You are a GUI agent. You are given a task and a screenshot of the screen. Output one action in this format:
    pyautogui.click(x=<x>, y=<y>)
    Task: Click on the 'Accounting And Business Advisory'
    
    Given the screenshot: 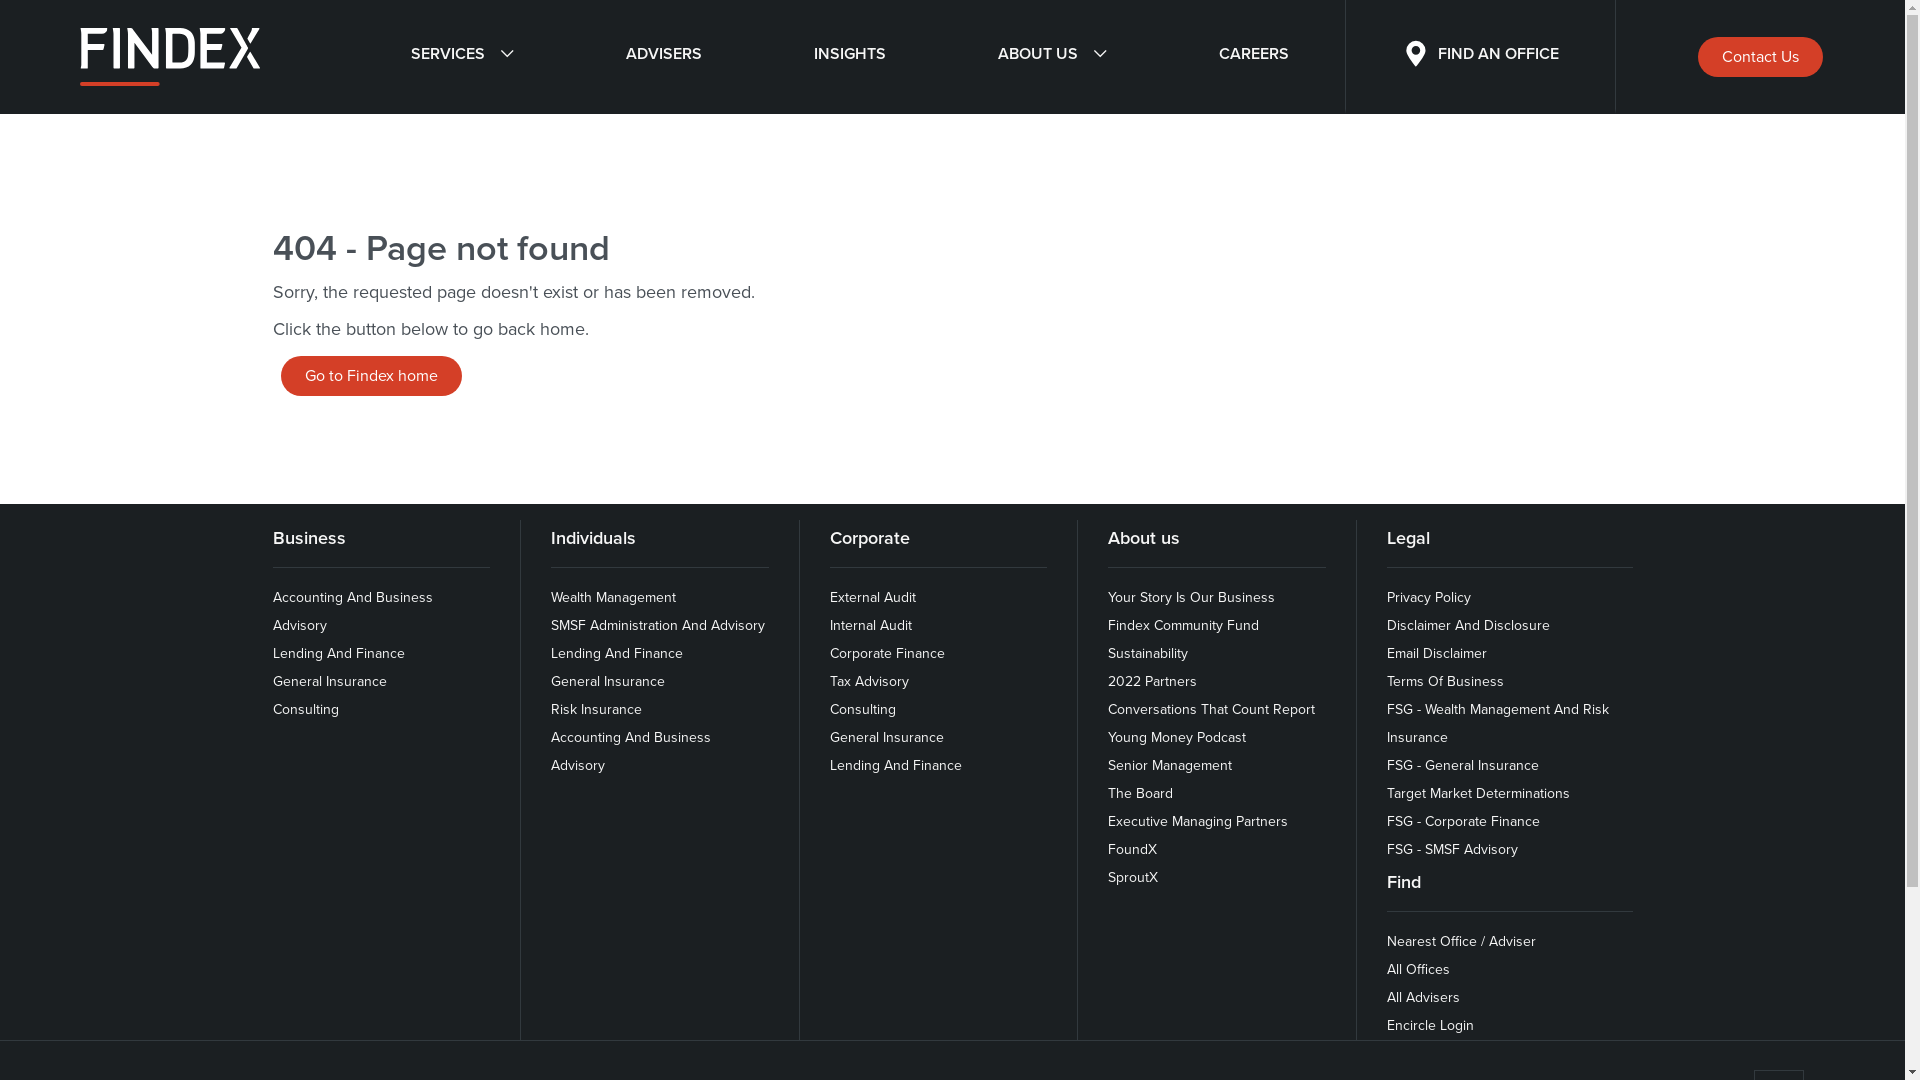 What is the action you would take?
    pyautogui.click(x=551, y=751)
    